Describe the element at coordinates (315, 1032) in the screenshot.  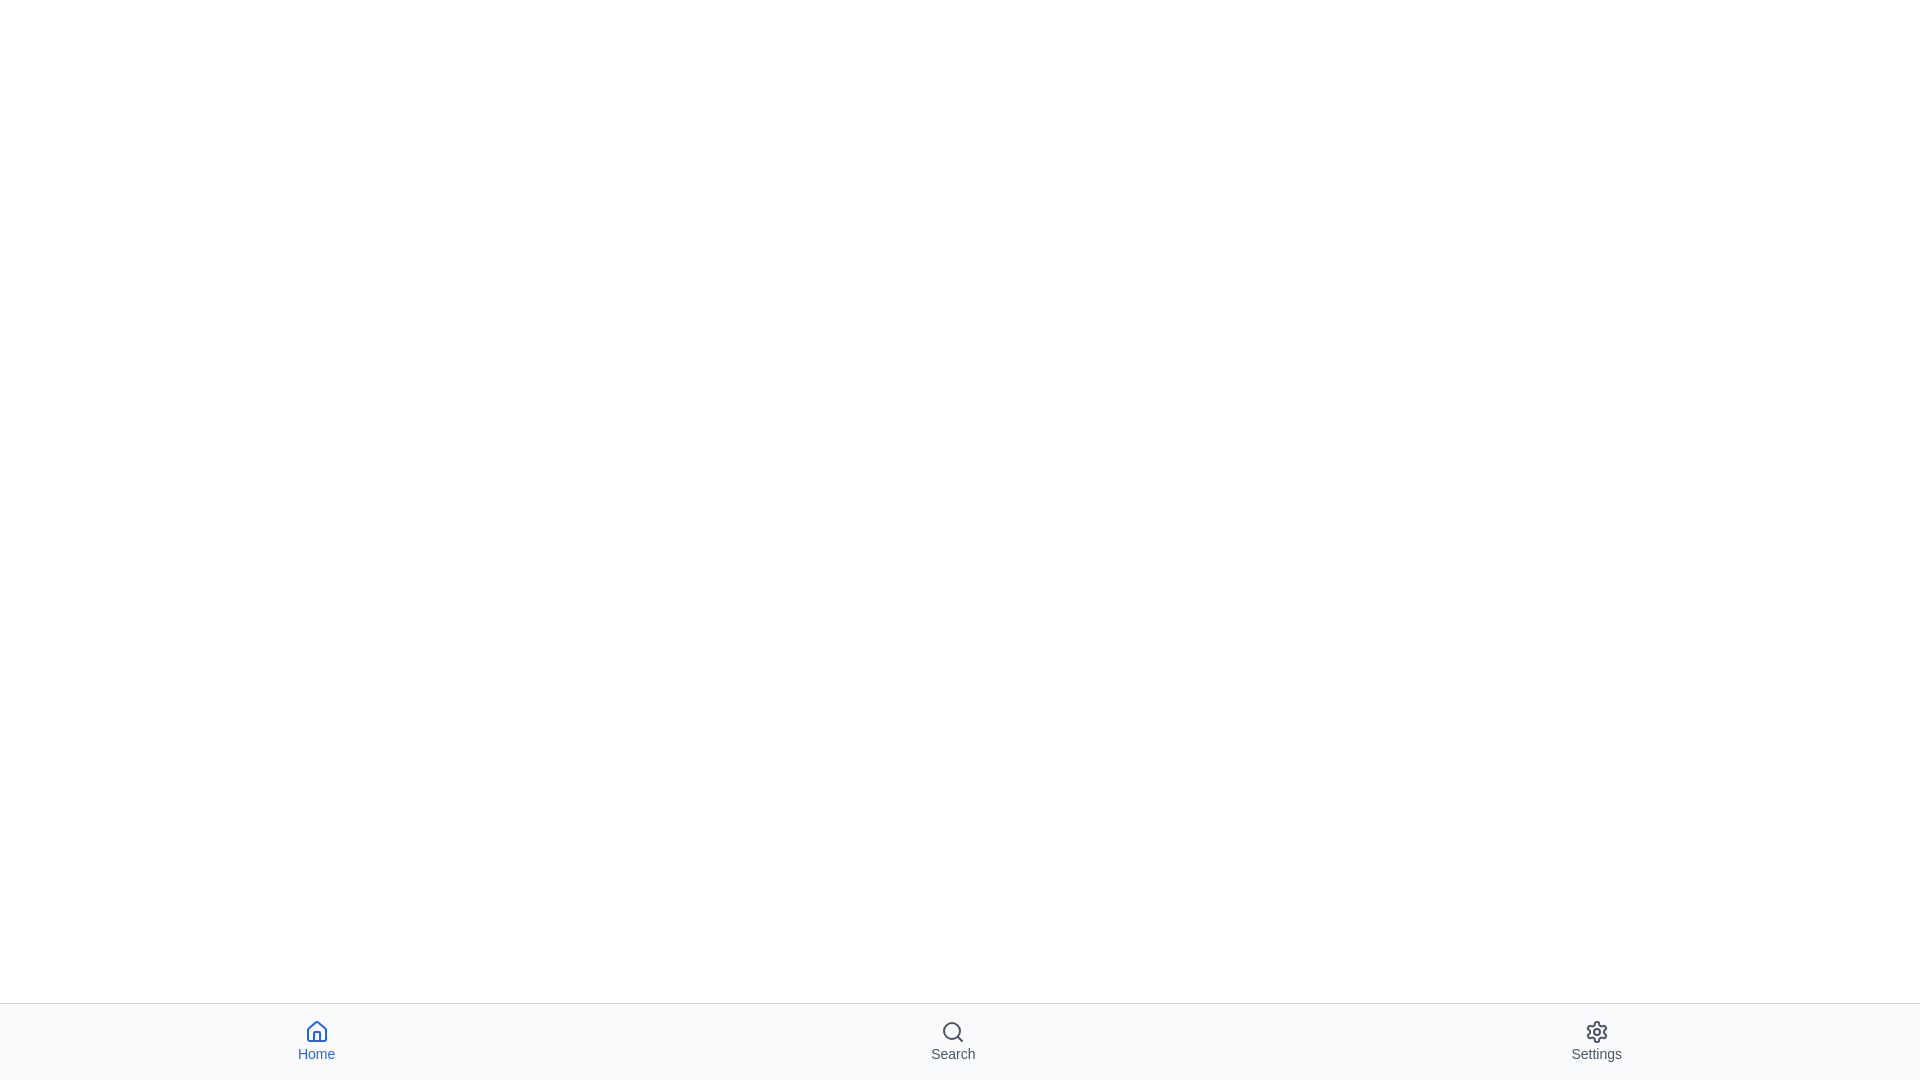
I see `the home icon, which is a blue line-art representation of a house located in the bottom navigation bar` at that location.